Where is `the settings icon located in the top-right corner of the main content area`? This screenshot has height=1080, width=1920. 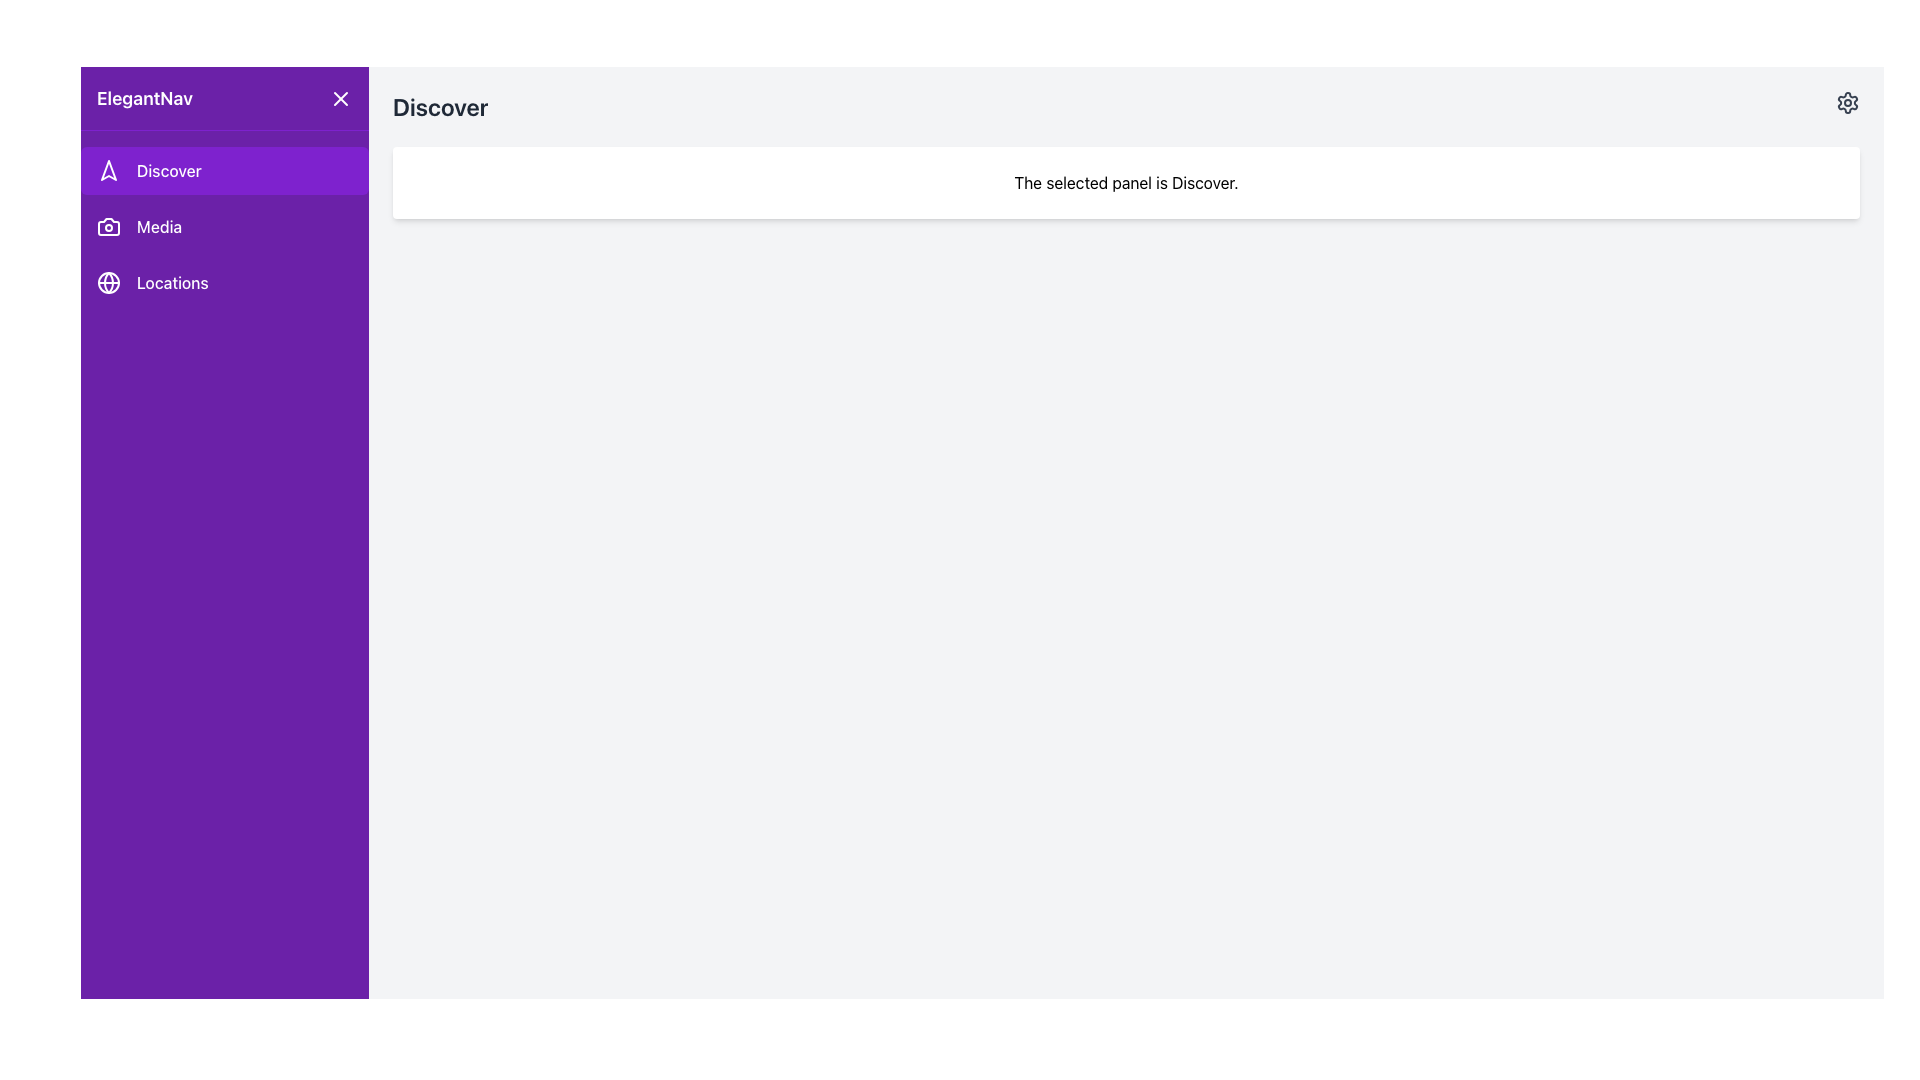
the settings icon located in the top-right corner of the main content area is located at coordinates (1847, 103).